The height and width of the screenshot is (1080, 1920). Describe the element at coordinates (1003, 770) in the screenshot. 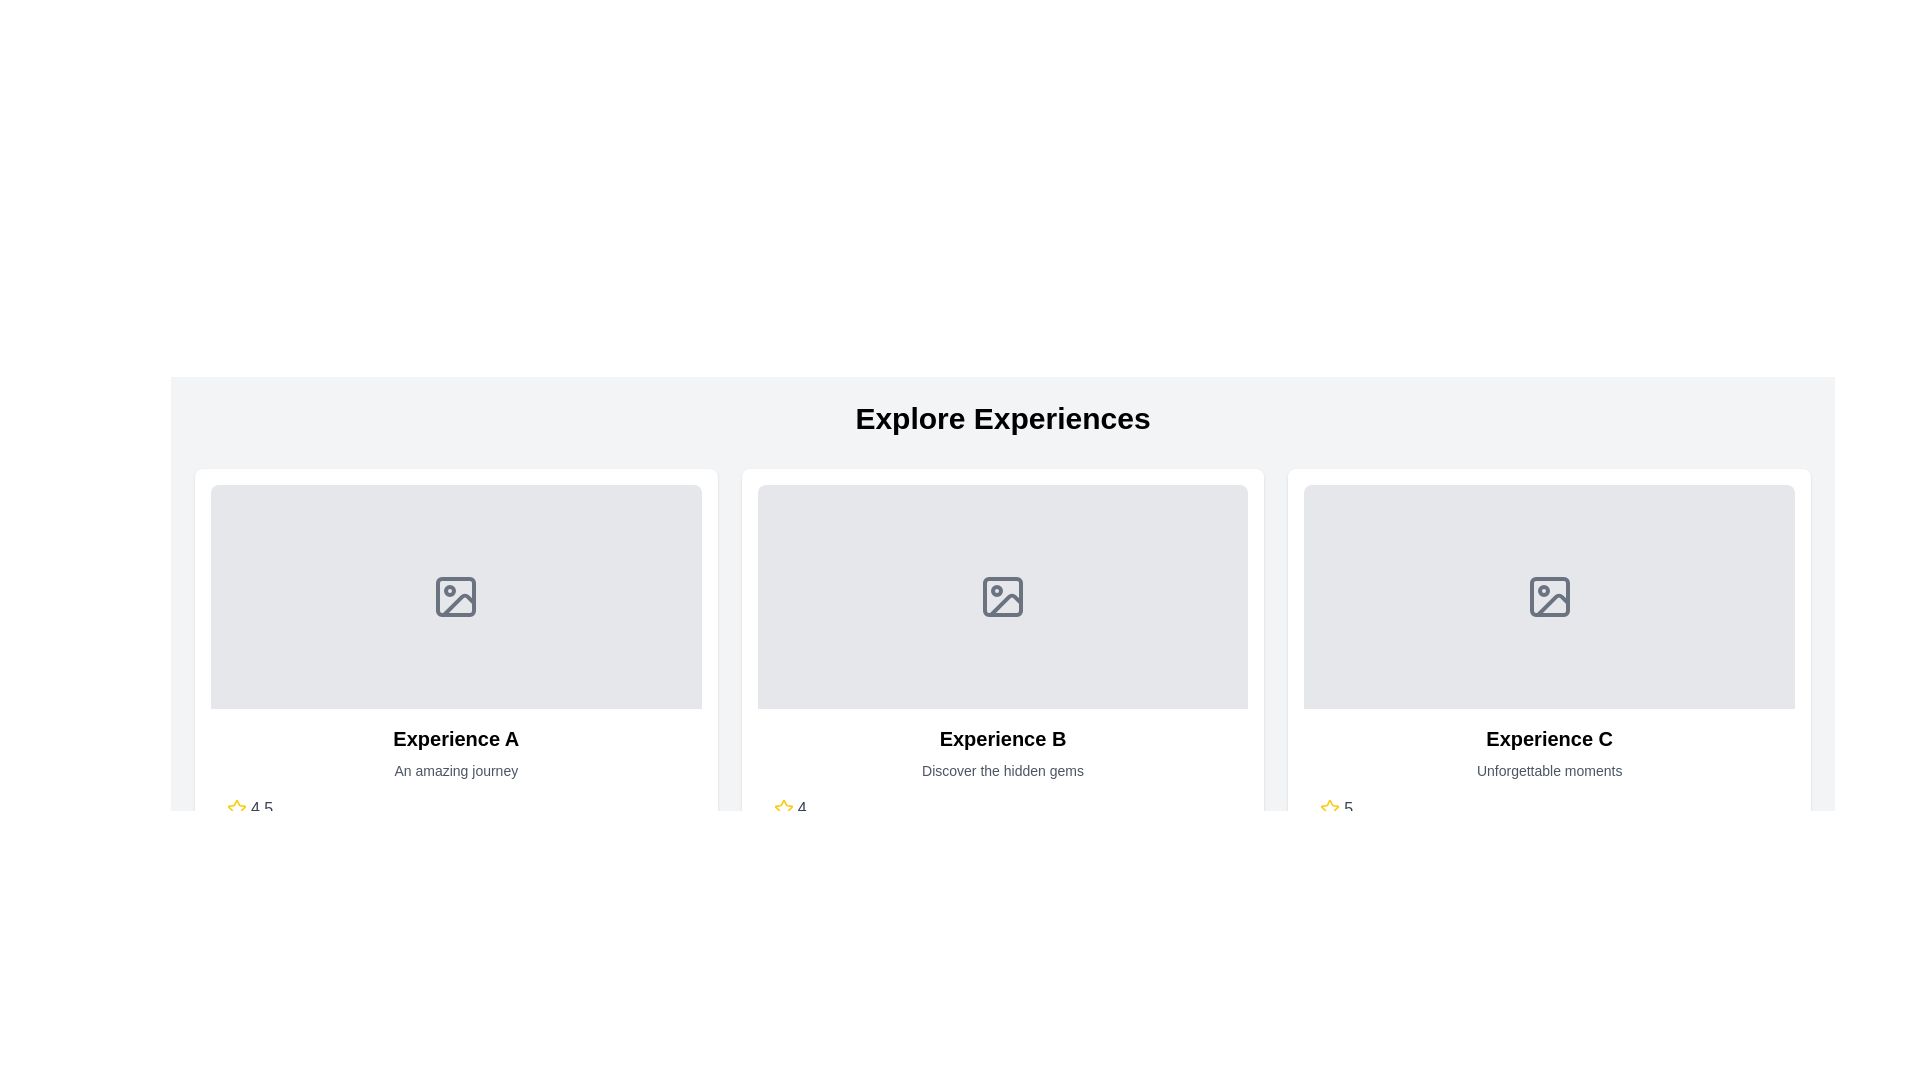

I see `the descriptive Text Label located below the title 'Experience B' and above the rating section` at that location.